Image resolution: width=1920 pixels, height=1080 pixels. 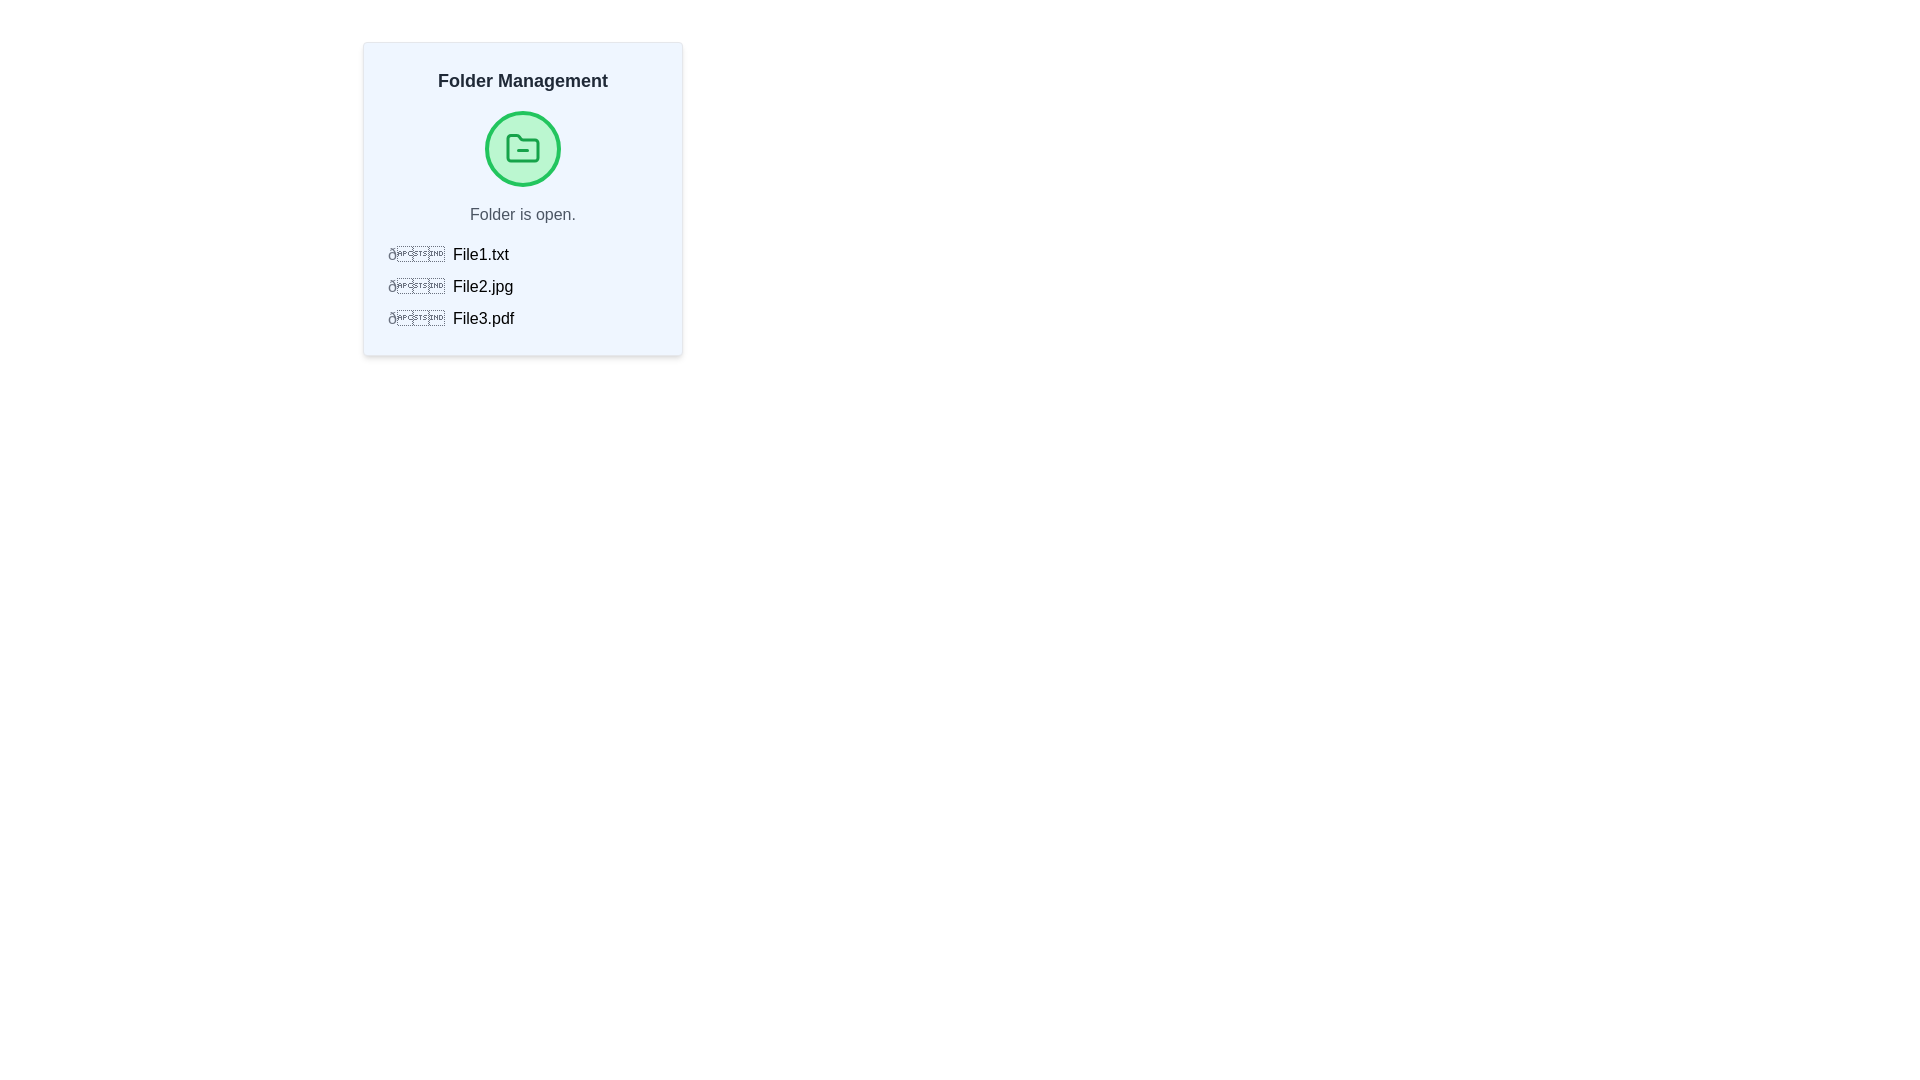 What do you see at coordinates (415, 286) in the screenshot?
I see `the gray circular icon representing the file type of 'File2.jpg' to infer its type` at bounding box center [415, 286].